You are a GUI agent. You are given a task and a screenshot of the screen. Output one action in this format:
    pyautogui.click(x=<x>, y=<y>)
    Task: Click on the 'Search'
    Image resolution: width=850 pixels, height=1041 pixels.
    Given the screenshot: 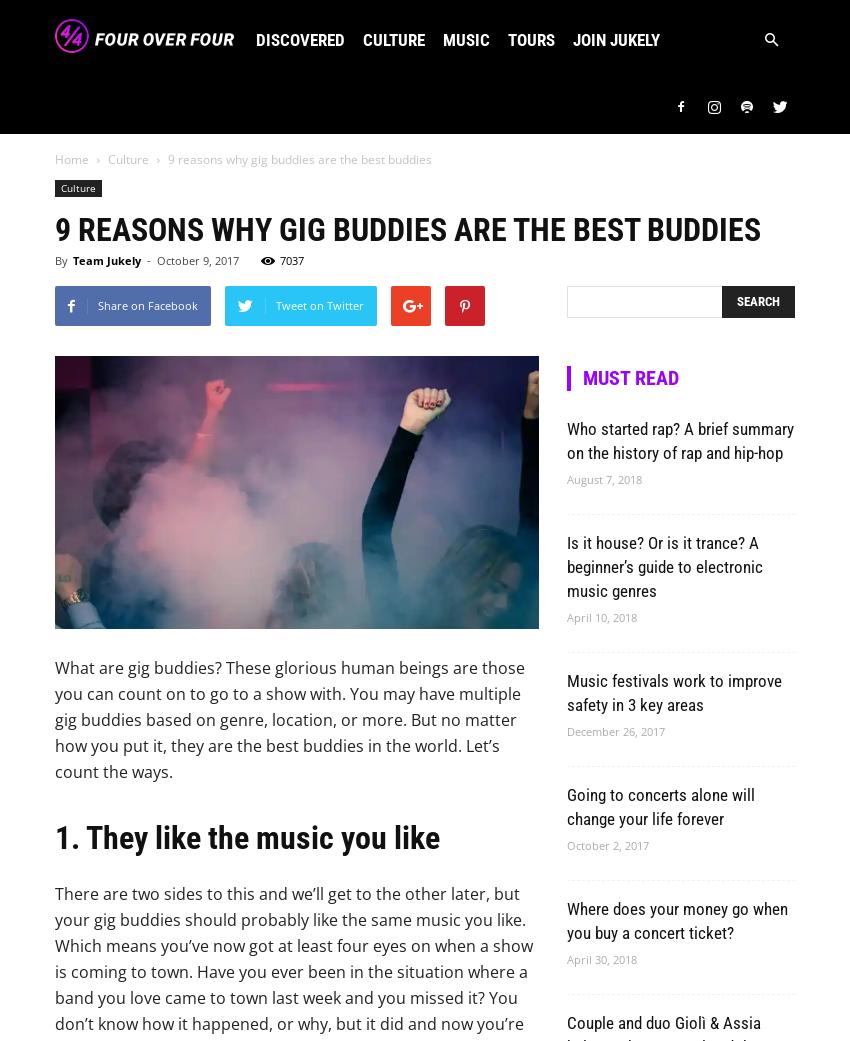 What is the action you would take?
    pyautogui.click(x=425, y=79)
    